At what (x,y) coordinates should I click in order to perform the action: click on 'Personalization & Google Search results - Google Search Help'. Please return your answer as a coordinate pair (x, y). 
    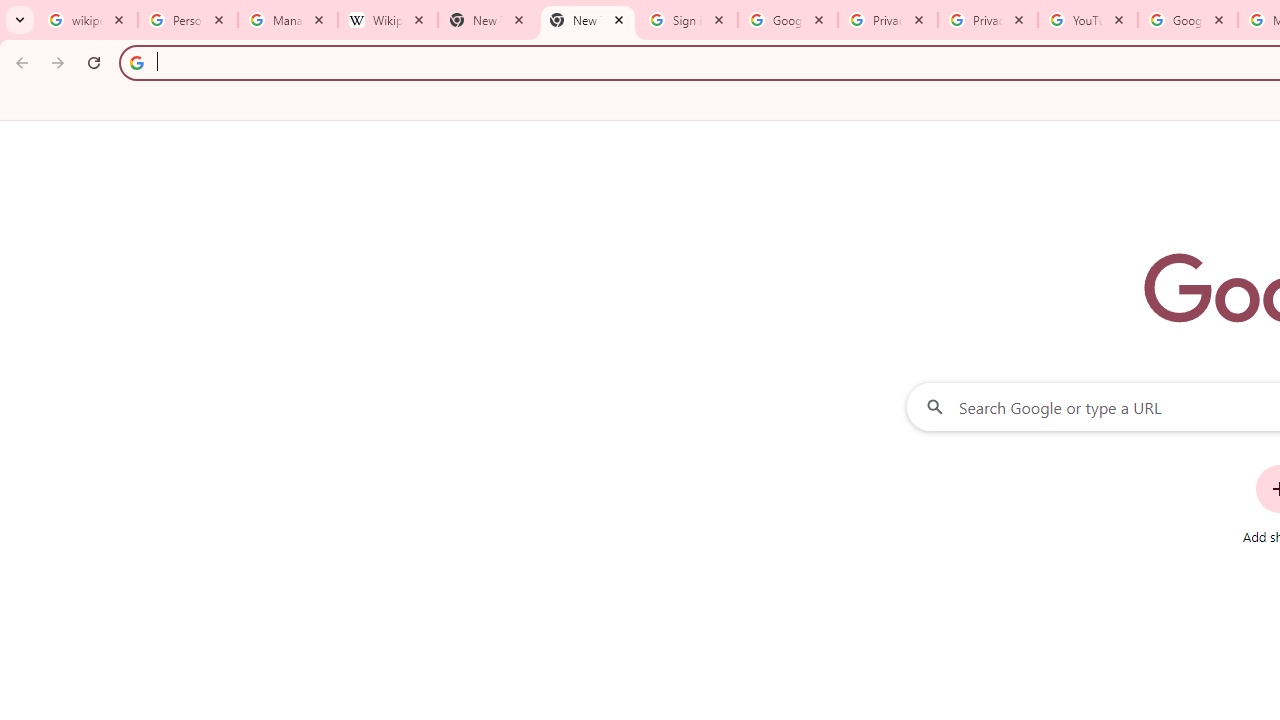
    Looking at the image, I should click on (188, 20).